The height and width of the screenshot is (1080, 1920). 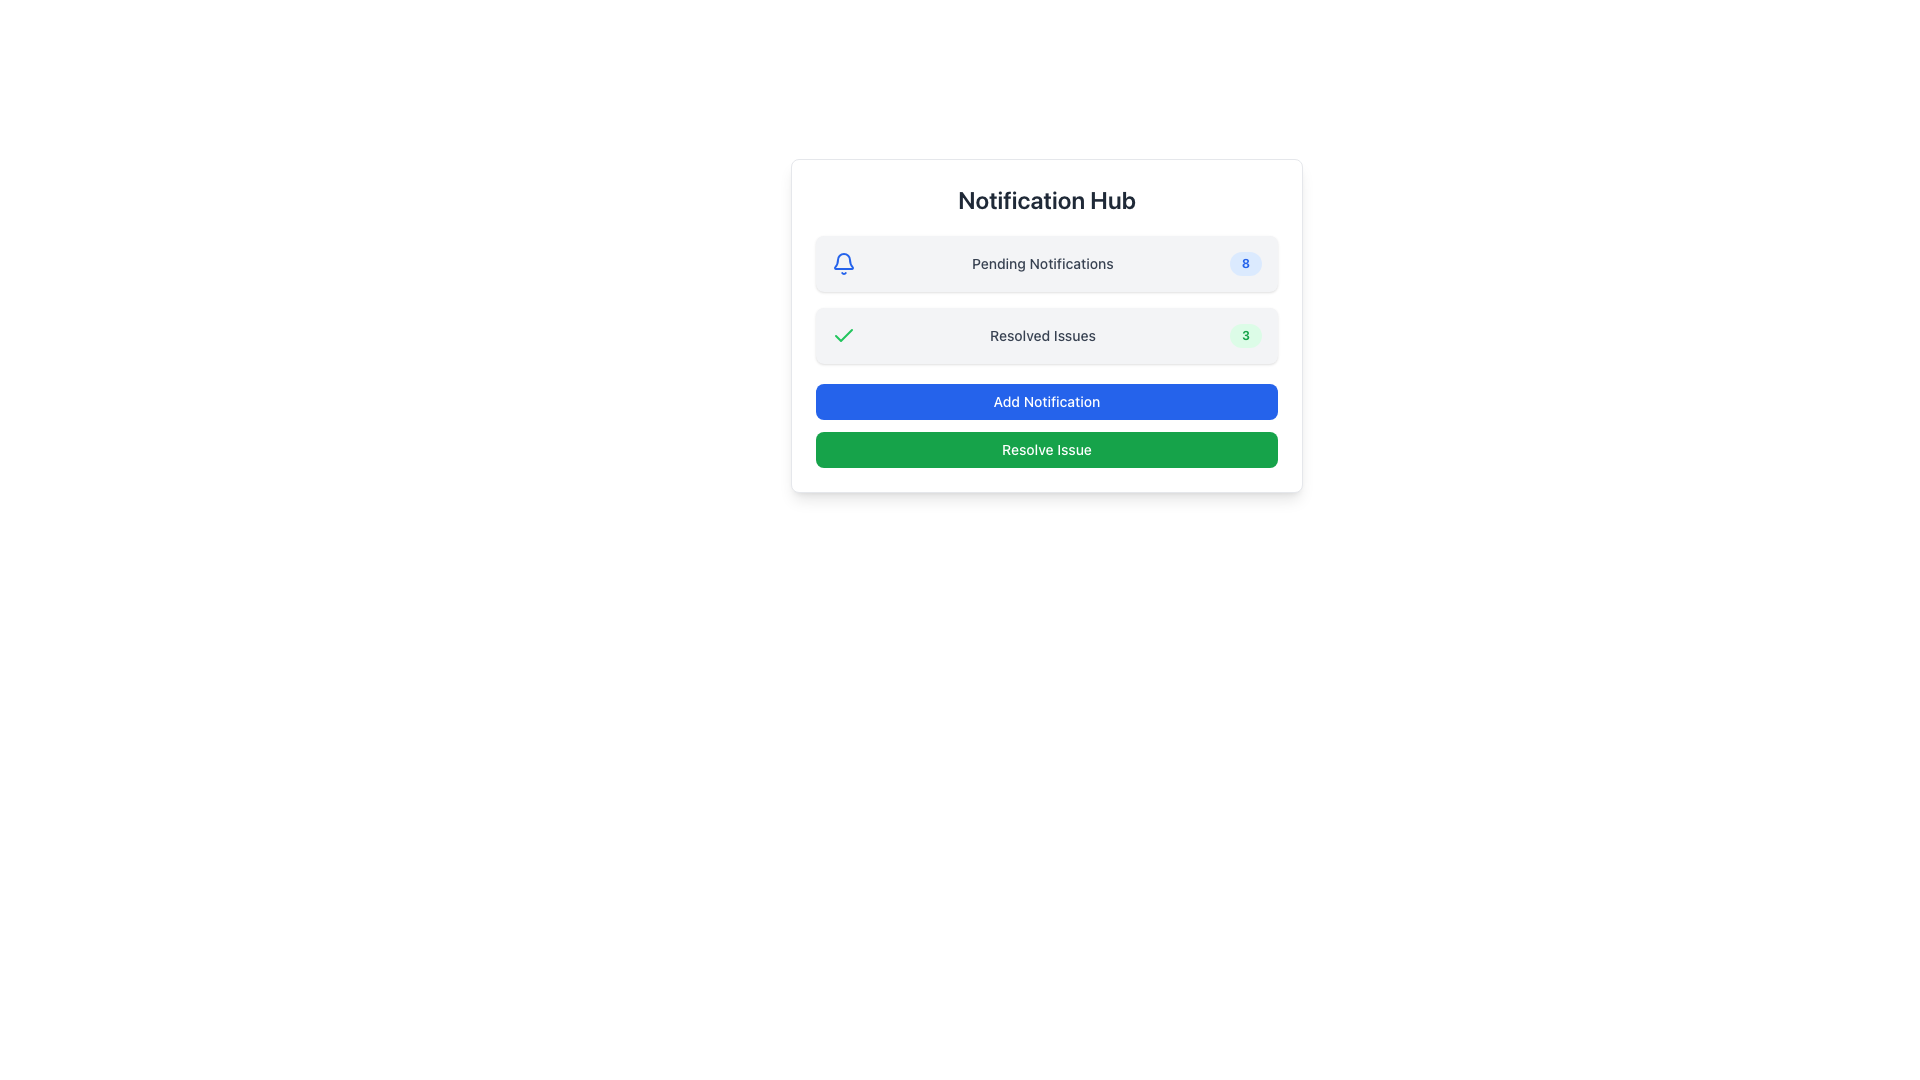 What do you see at coordinates (1244, 262) in the screenshot?
I see `the Number Badge, which is a small, rounded badge with a light blue background displaying the number '8', located in the top-right section of the Notification Hub card` at bounding box center [1244, 262].